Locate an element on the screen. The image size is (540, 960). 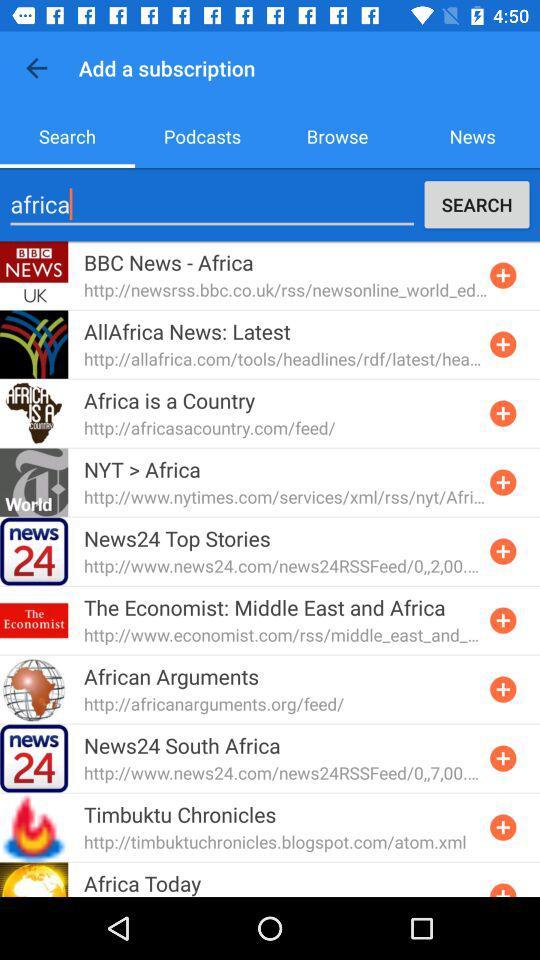
podcasts is located at coordinates (202, 135).